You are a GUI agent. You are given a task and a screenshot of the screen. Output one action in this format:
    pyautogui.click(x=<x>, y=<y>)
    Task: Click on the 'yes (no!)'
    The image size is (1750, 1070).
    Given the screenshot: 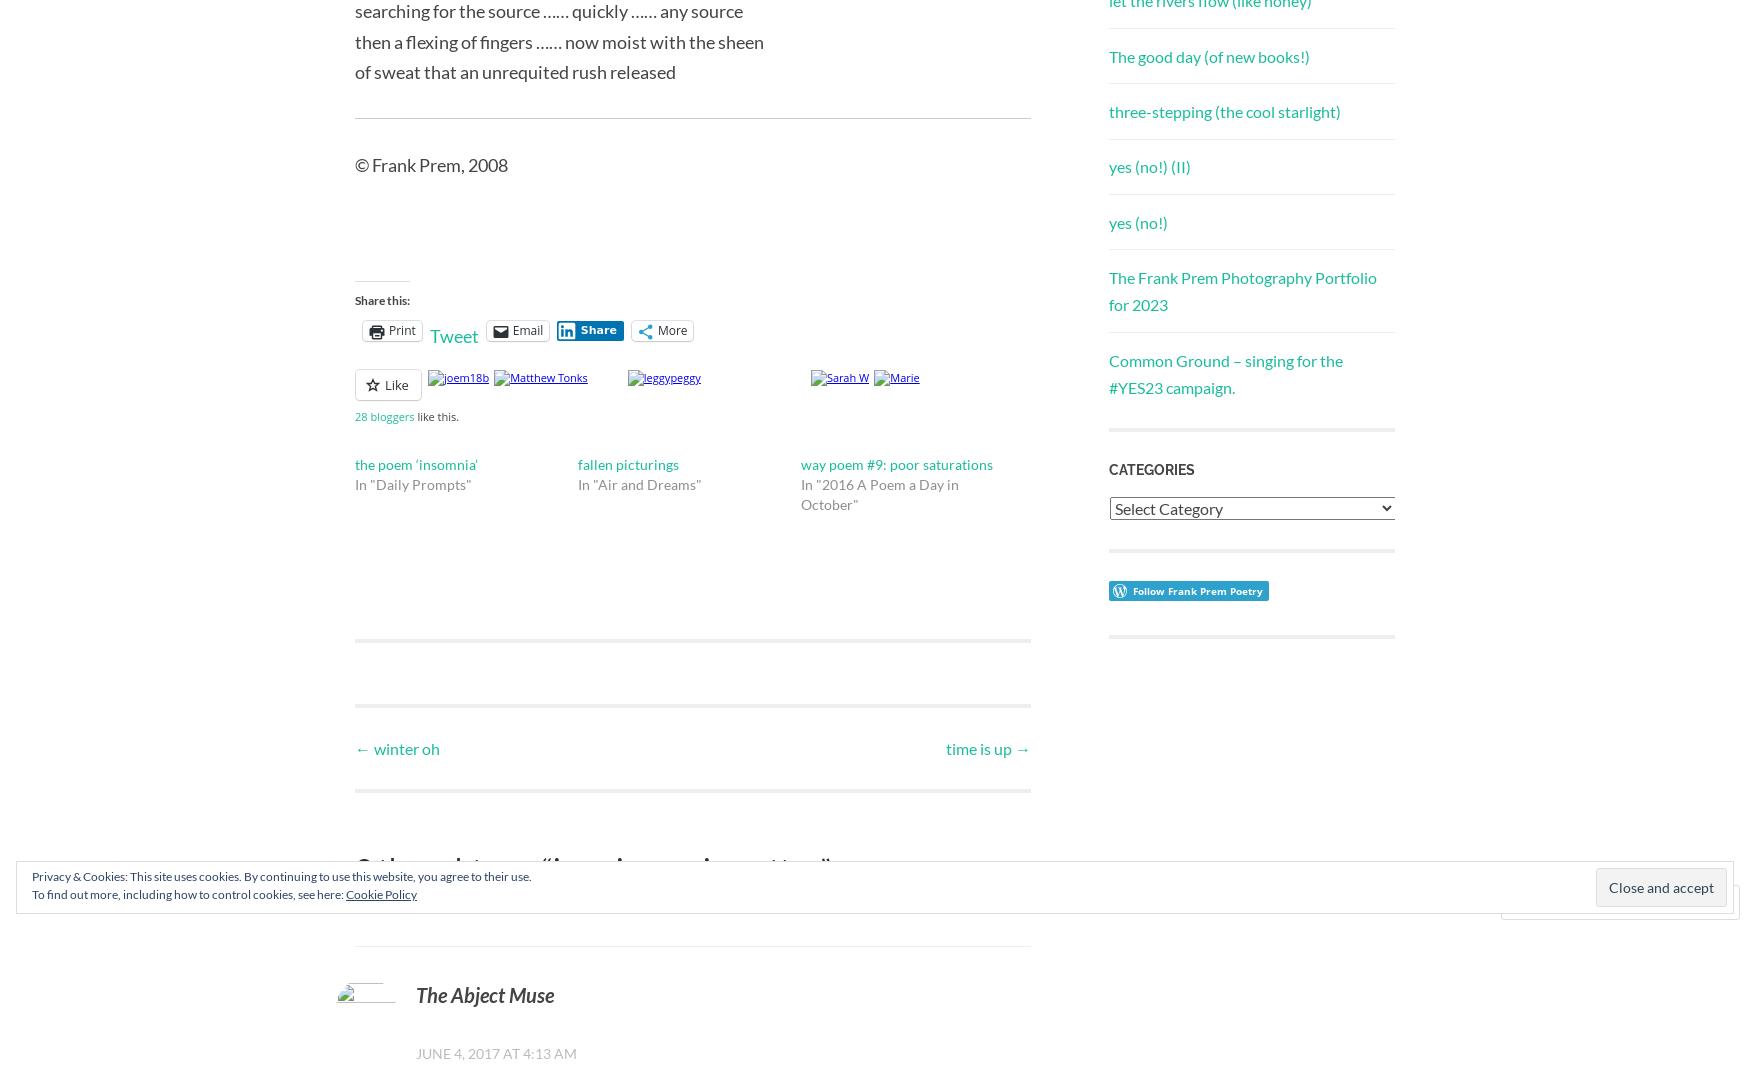 What is the action you would take?
    pyautogui.click(x=1108, y=220)
    